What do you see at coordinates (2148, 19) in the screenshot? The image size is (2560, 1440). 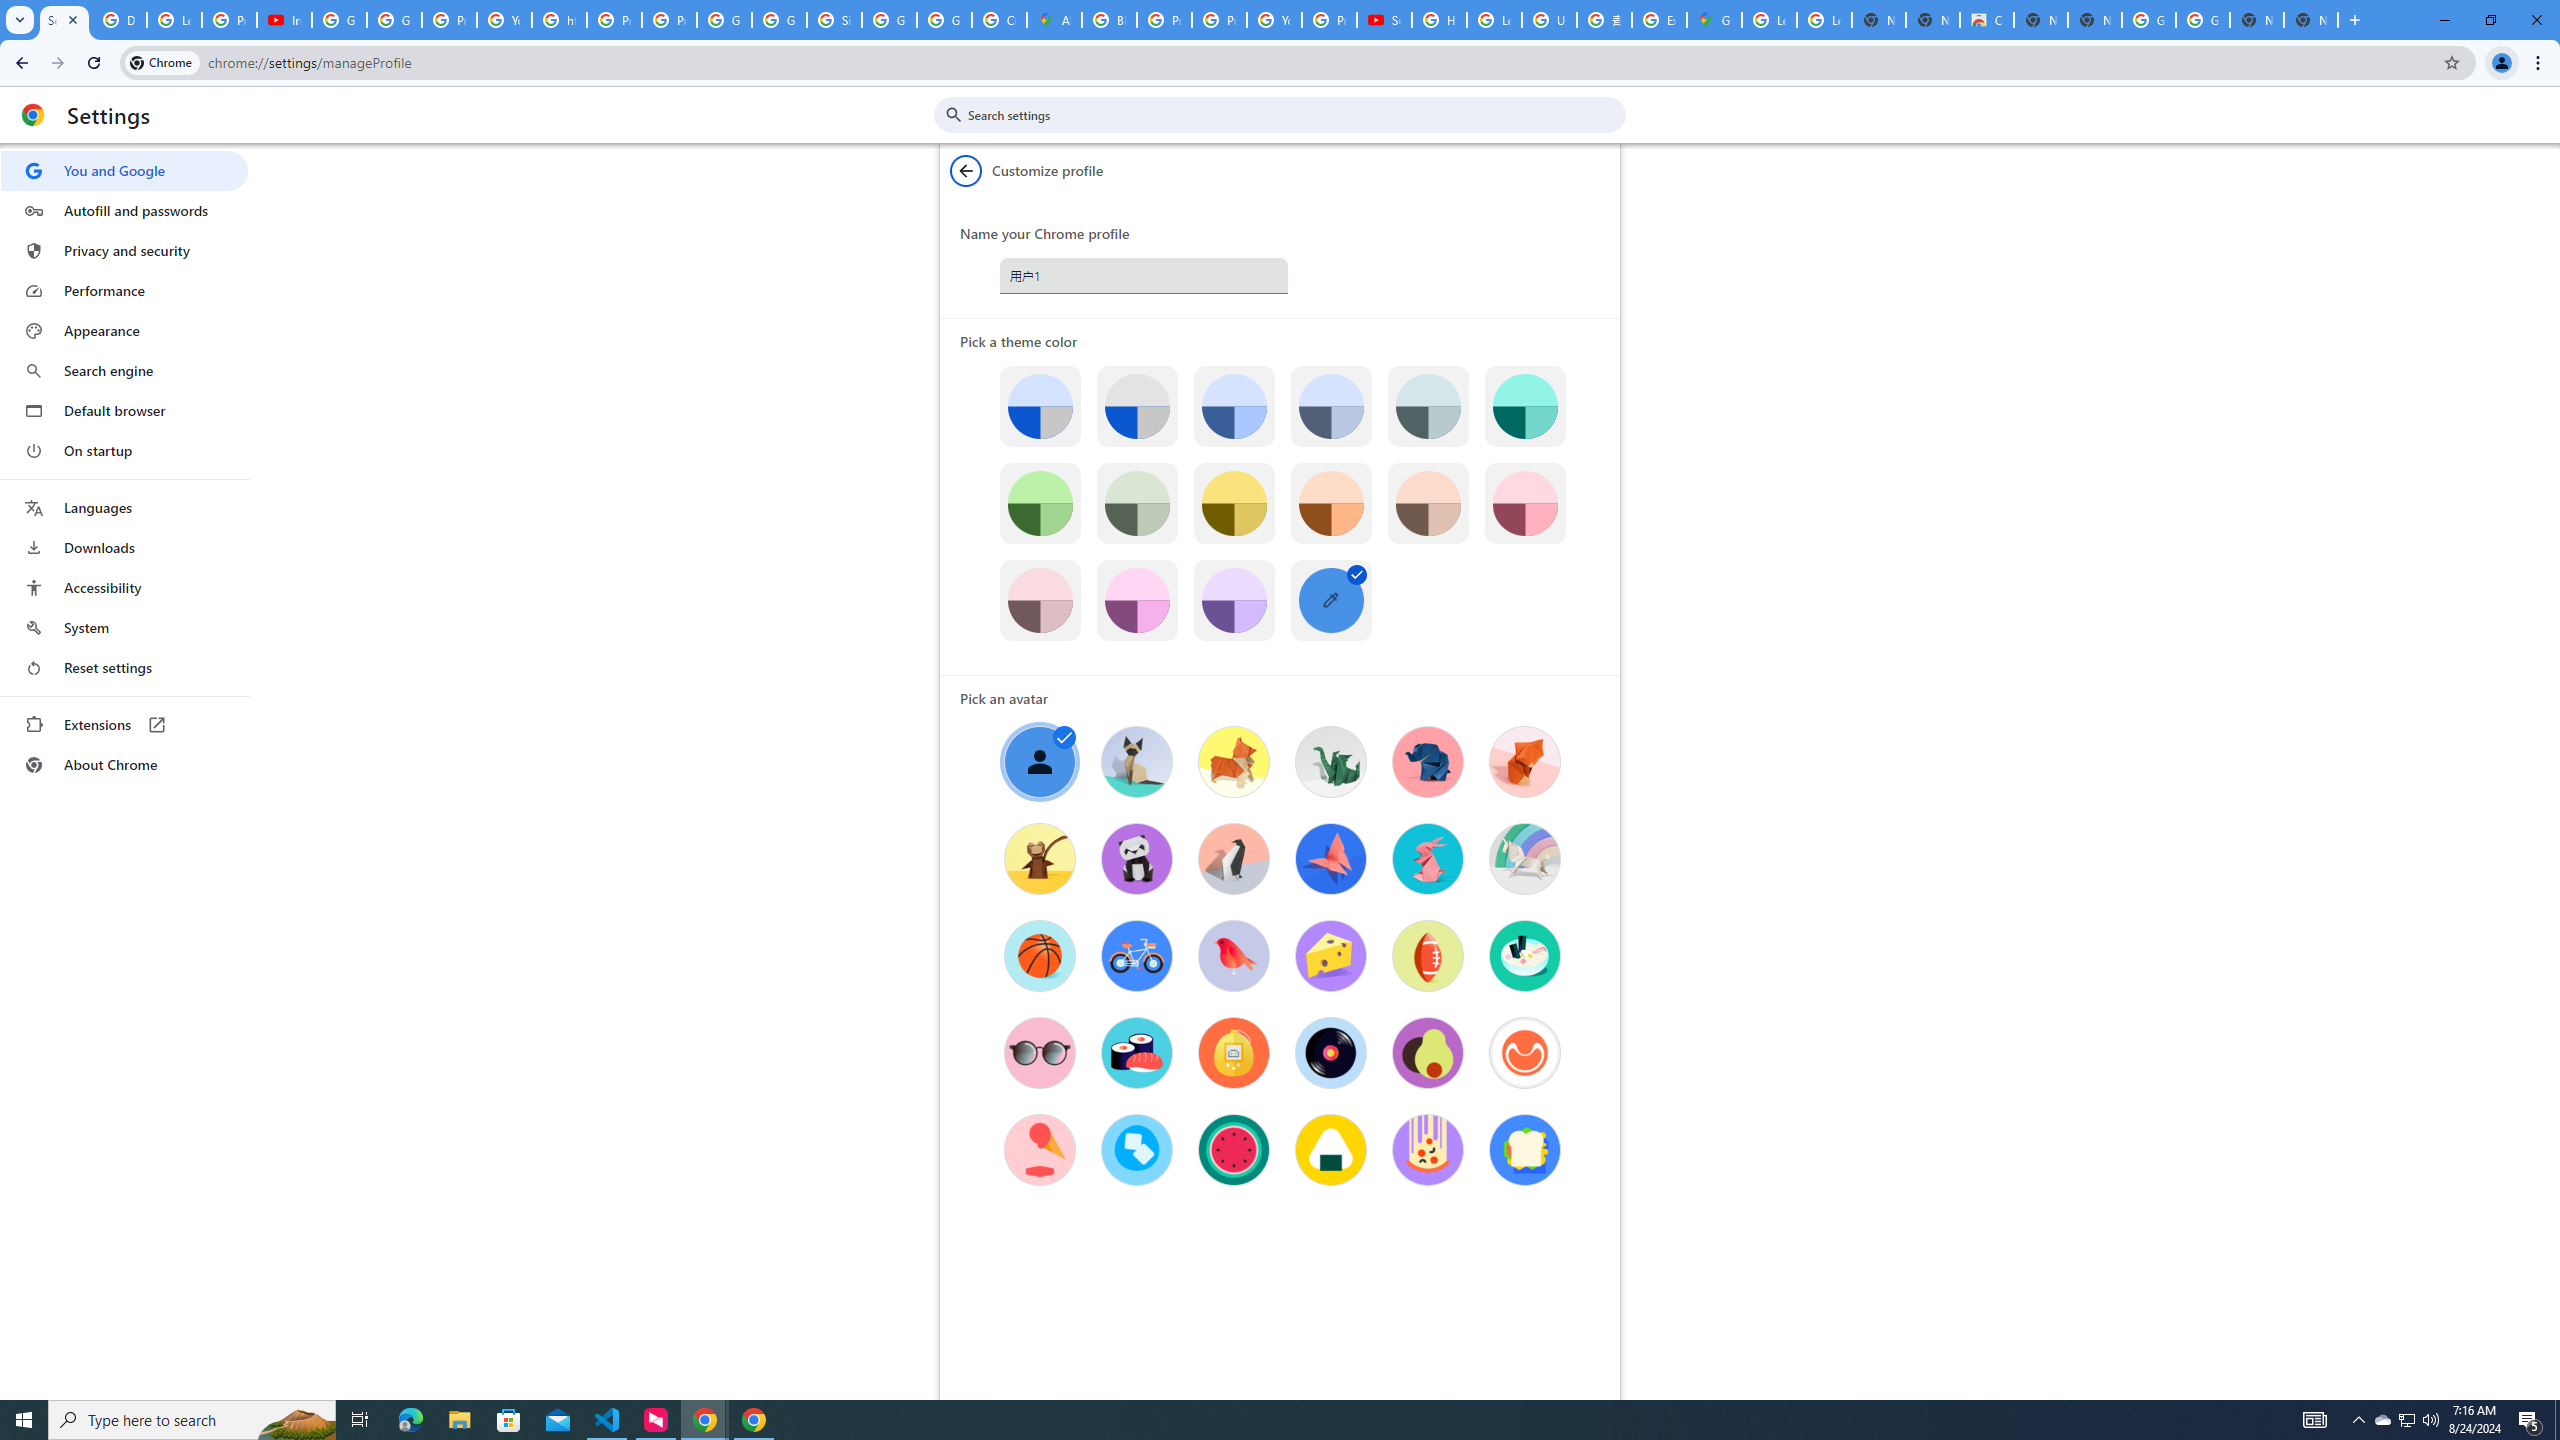 I see `'Google Images'` at bounding box center [2148, 19].